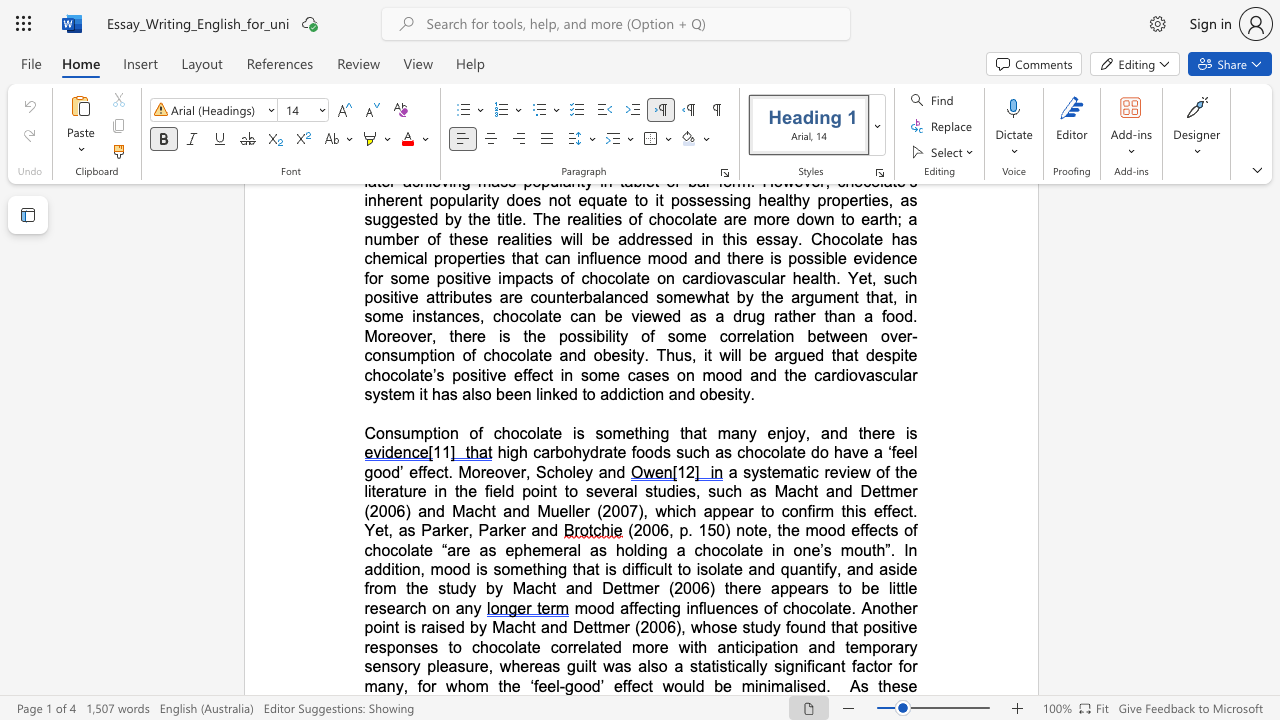 Image resolution: width=1280 pixels, height=720 pixels. I want to click on the subset text "ould be m" within the text "guilt was also a statistically significant factor for many, for whom the ‘feel-good’ effect would be minimalised", so click(674, 685).